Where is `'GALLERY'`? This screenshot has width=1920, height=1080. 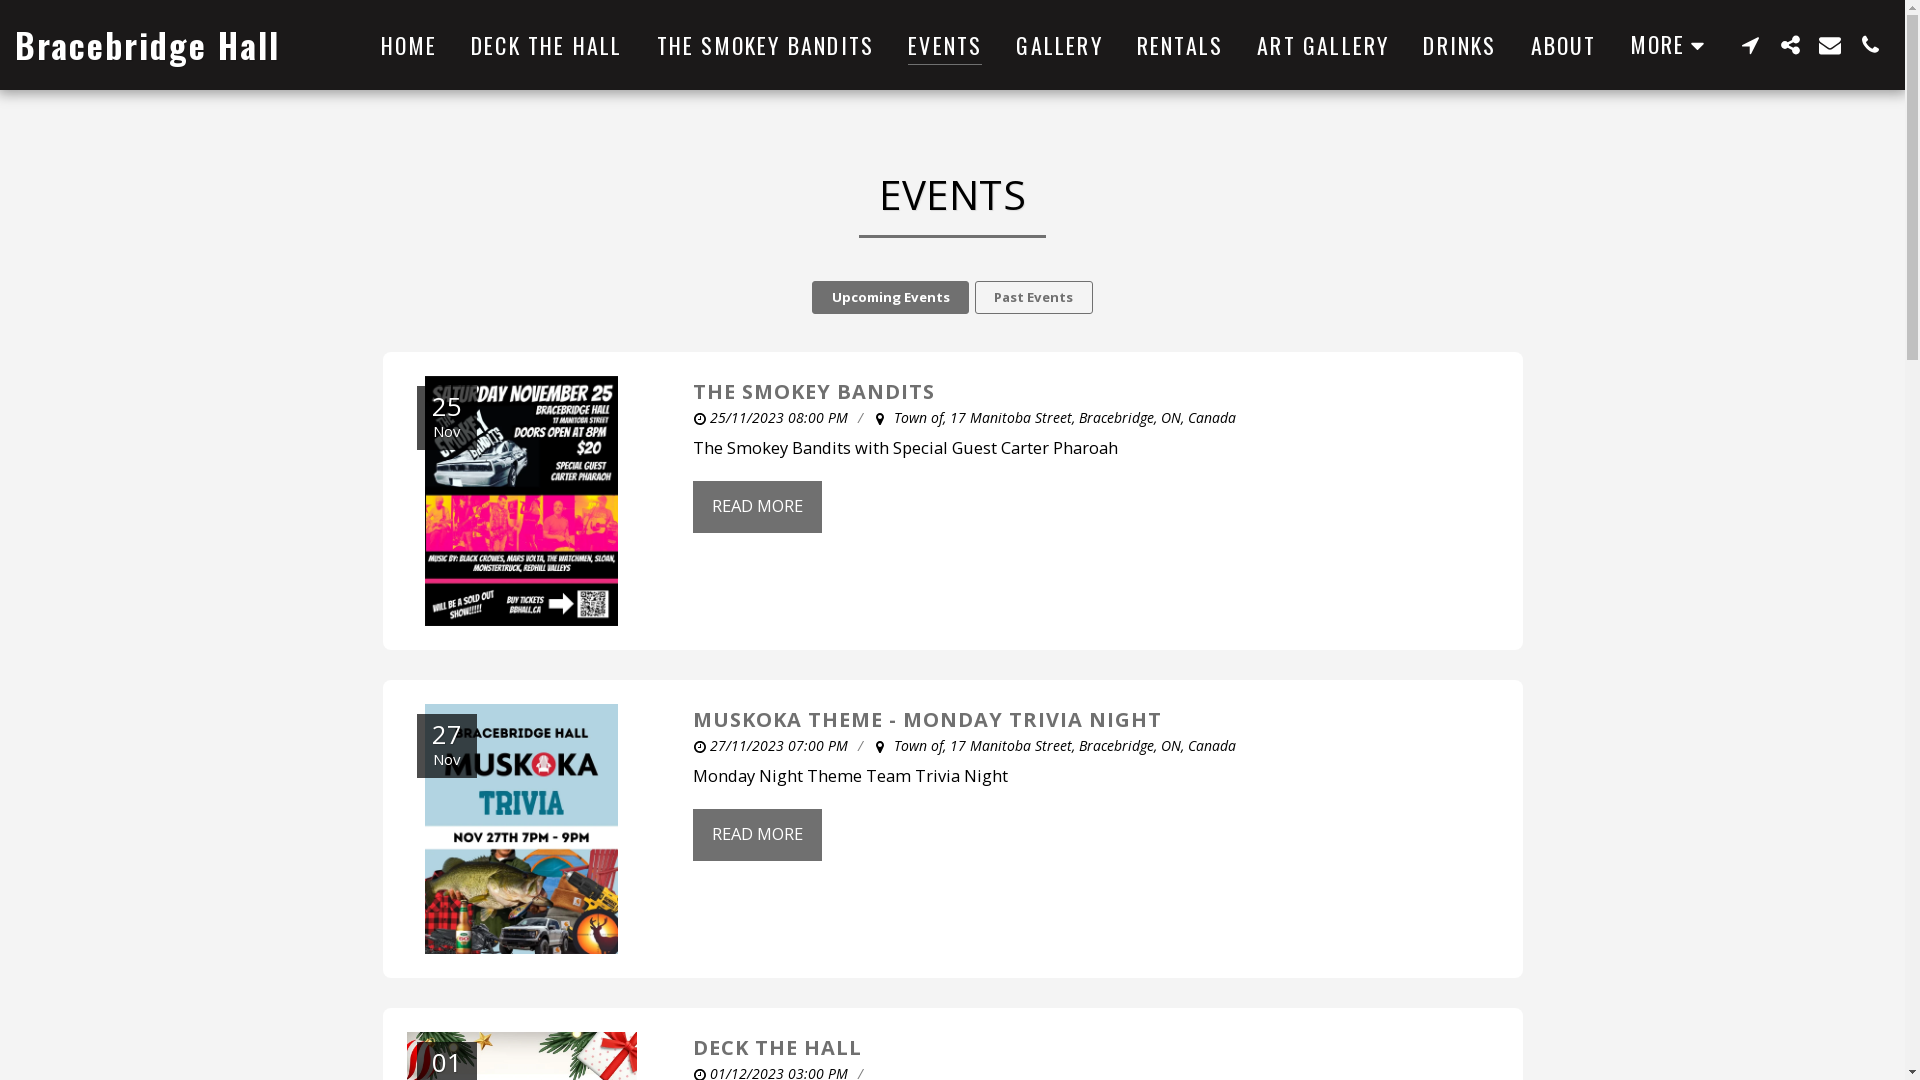
'GALLERY' is located at coordinates (999, 45).